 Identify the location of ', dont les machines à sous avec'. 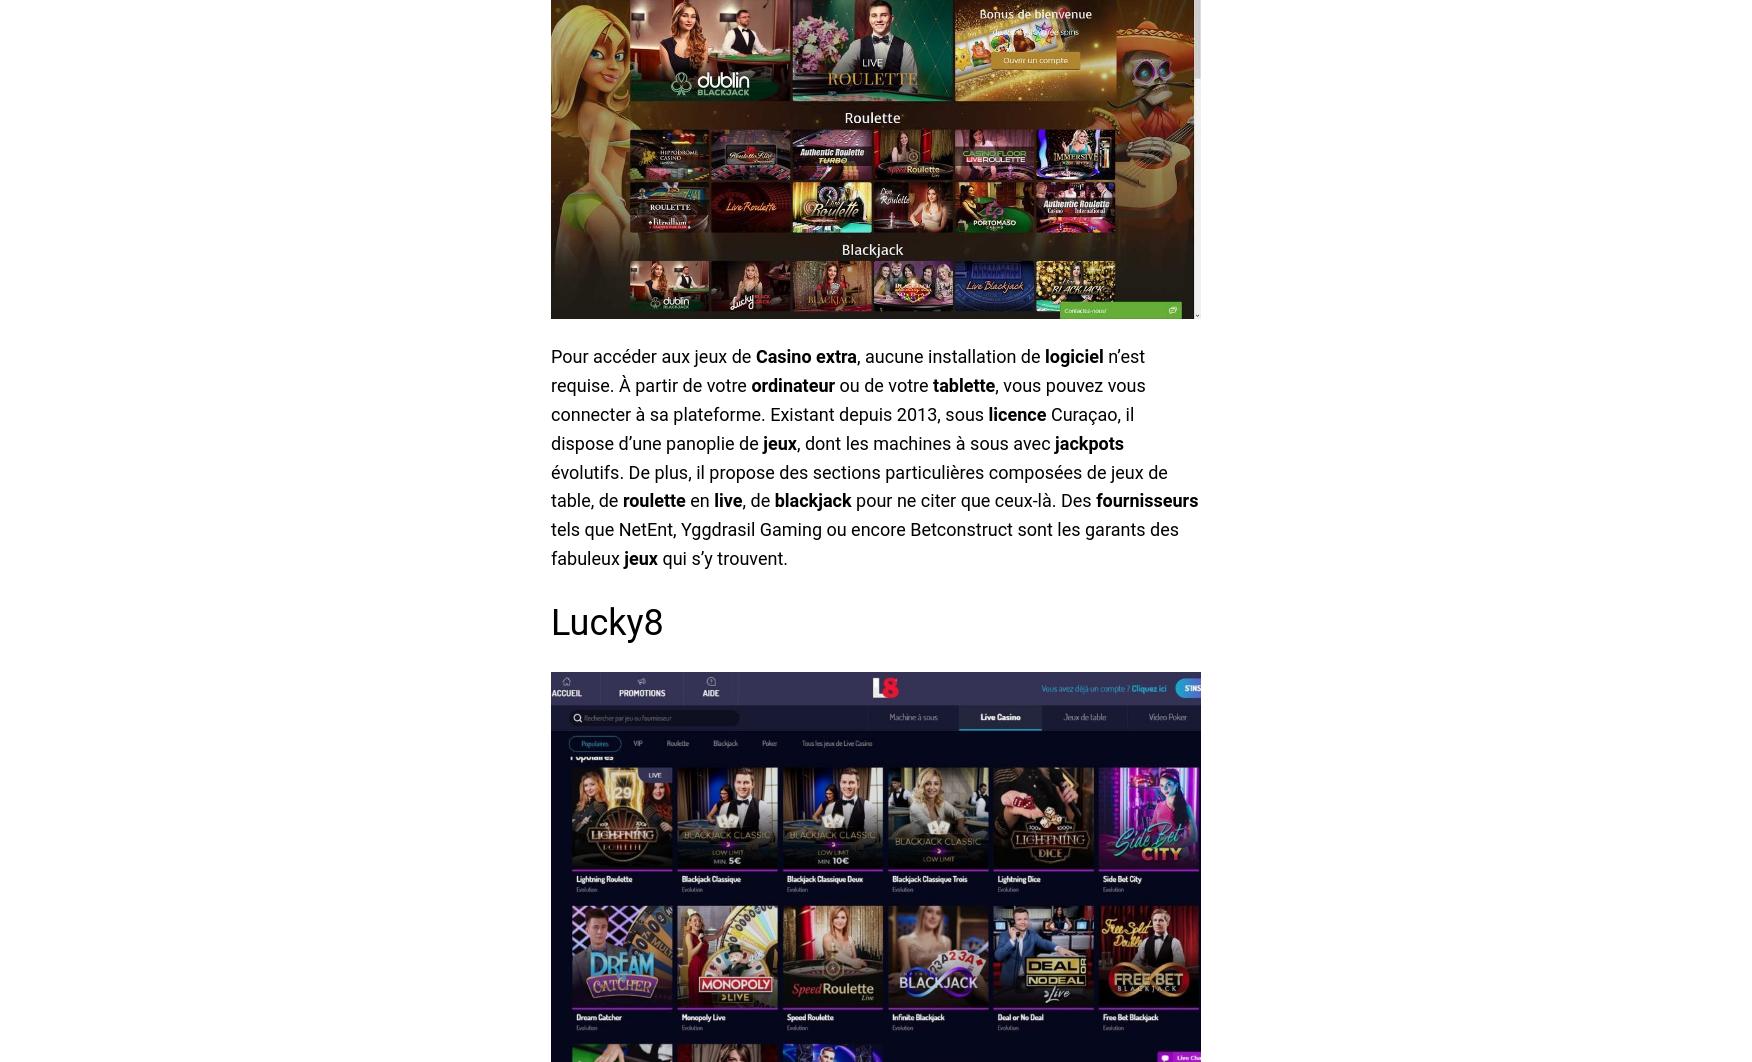
(925, 441).